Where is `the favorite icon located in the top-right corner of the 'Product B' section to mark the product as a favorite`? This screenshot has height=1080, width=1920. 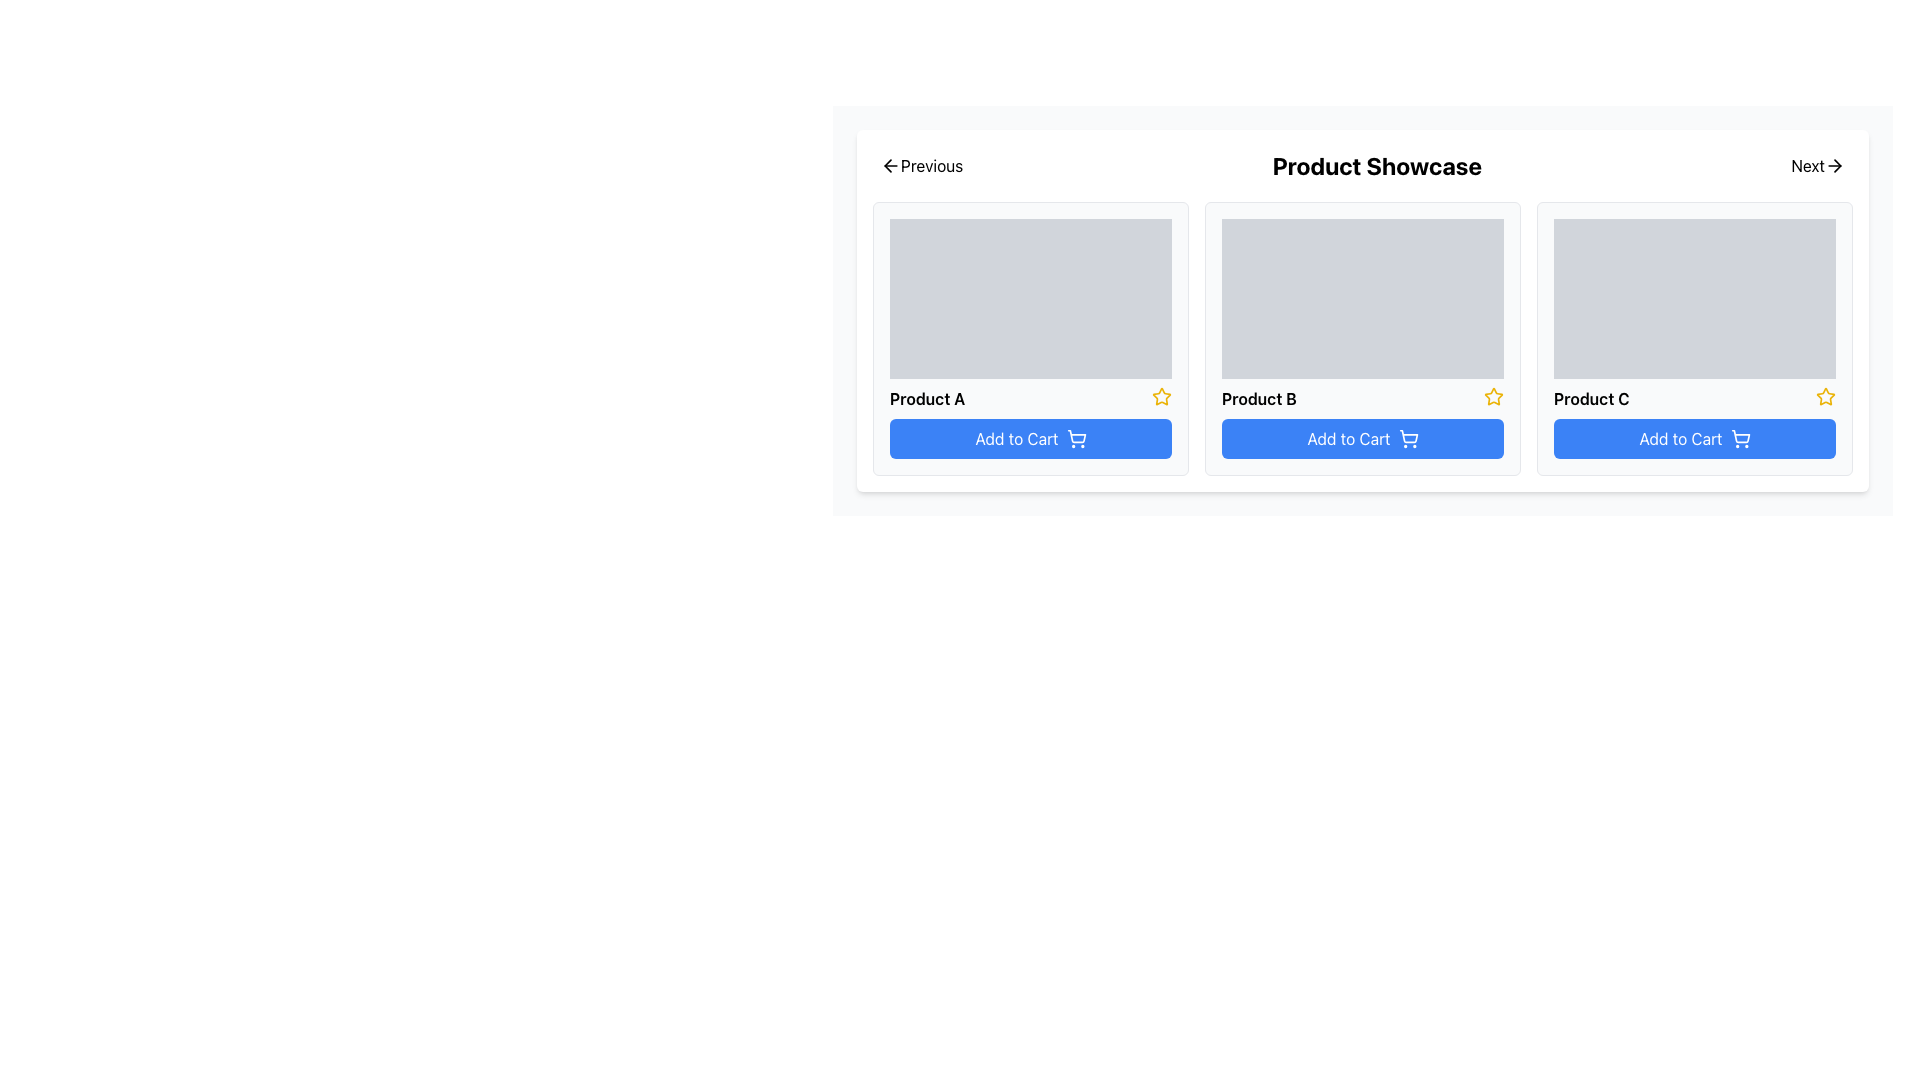 the favorite icon located in the top-right corner of the 'Product B' section to mark the product as a favorite is located at coordinates (1493, 397).